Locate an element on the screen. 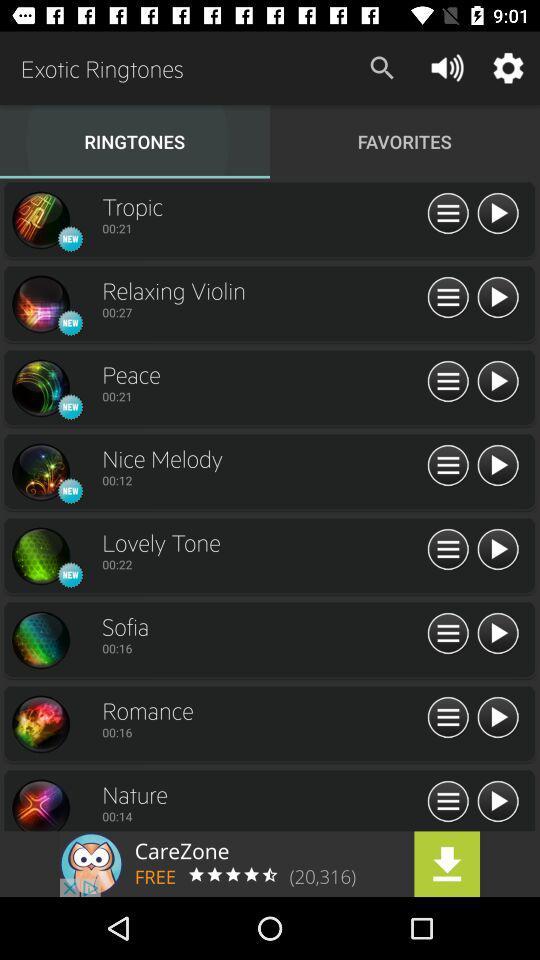  drop down menu is located at coordinates (448, 466).